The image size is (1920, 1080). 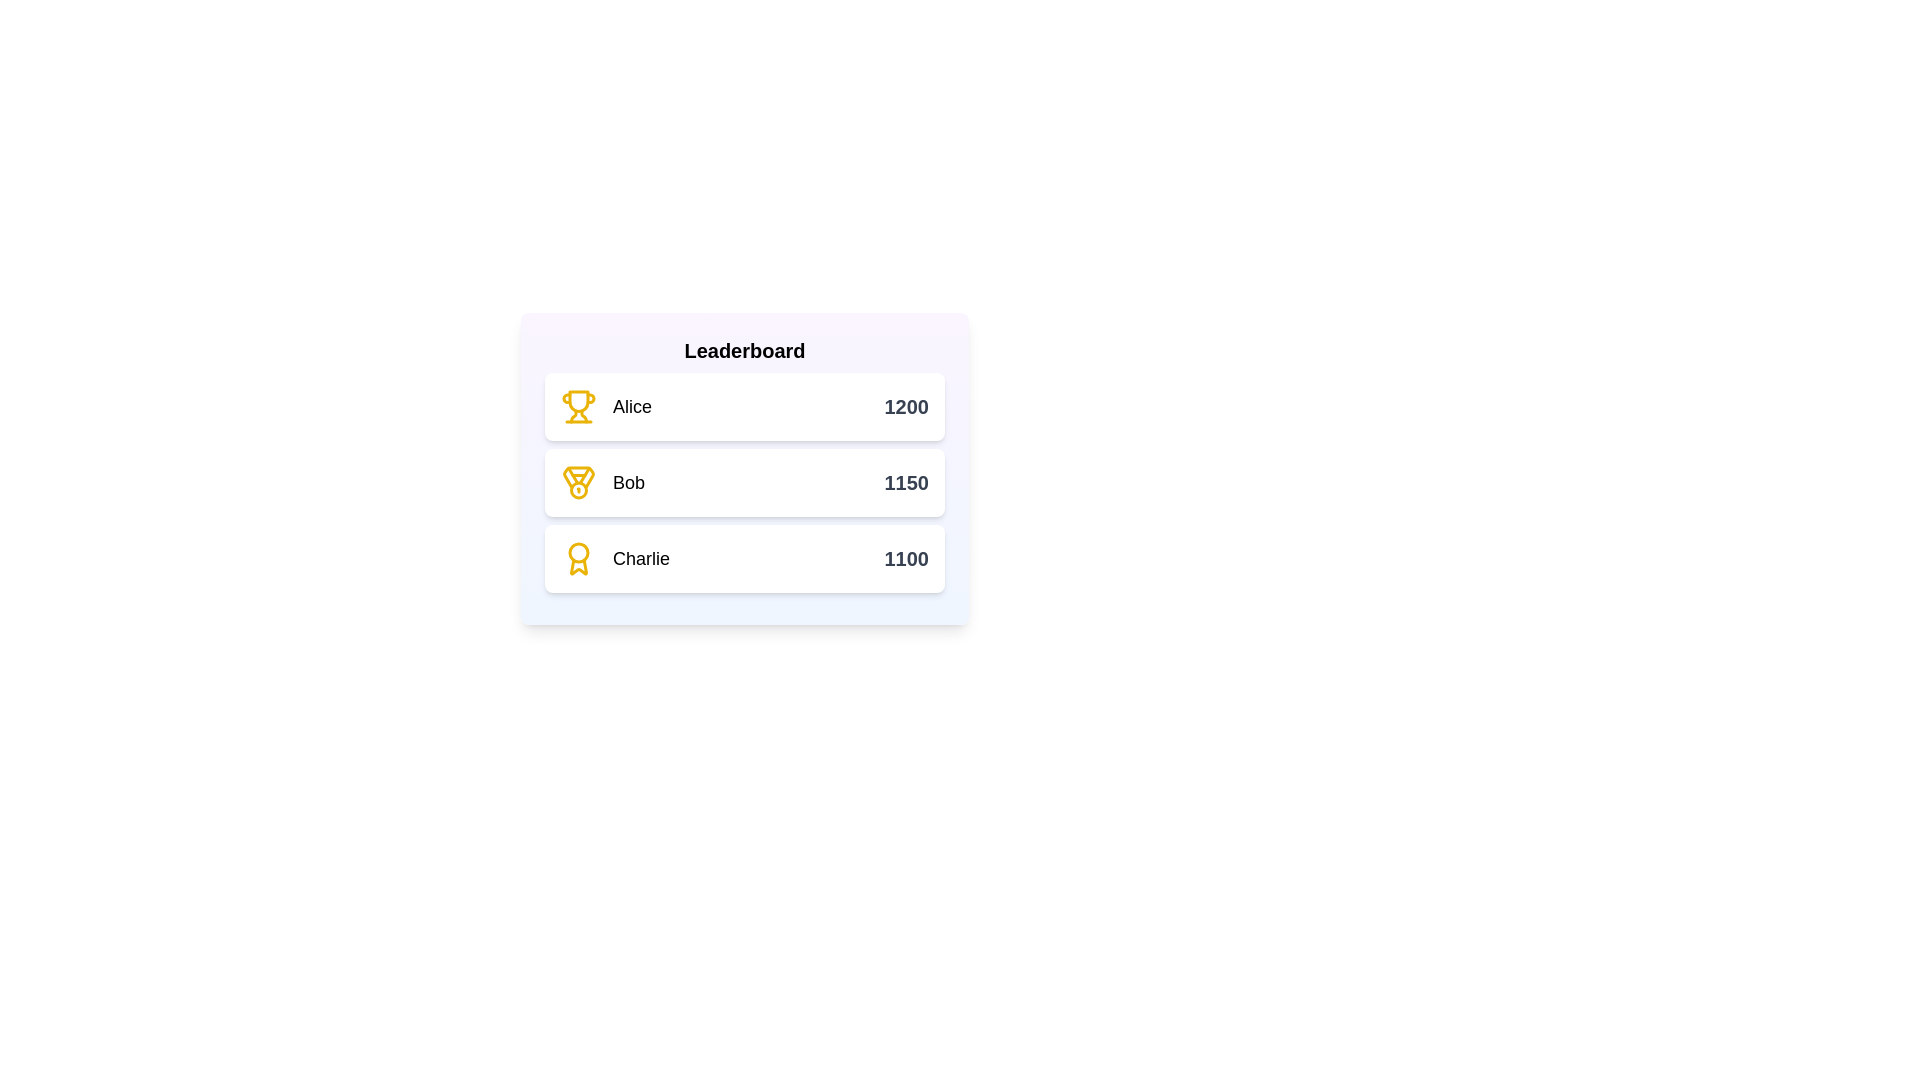 What do you see at coordinates (743, 559) in the screenshot?
I see `the leaderboard item corresponding to Charlie to observe the hover effect` at bounding box center [743, 559].